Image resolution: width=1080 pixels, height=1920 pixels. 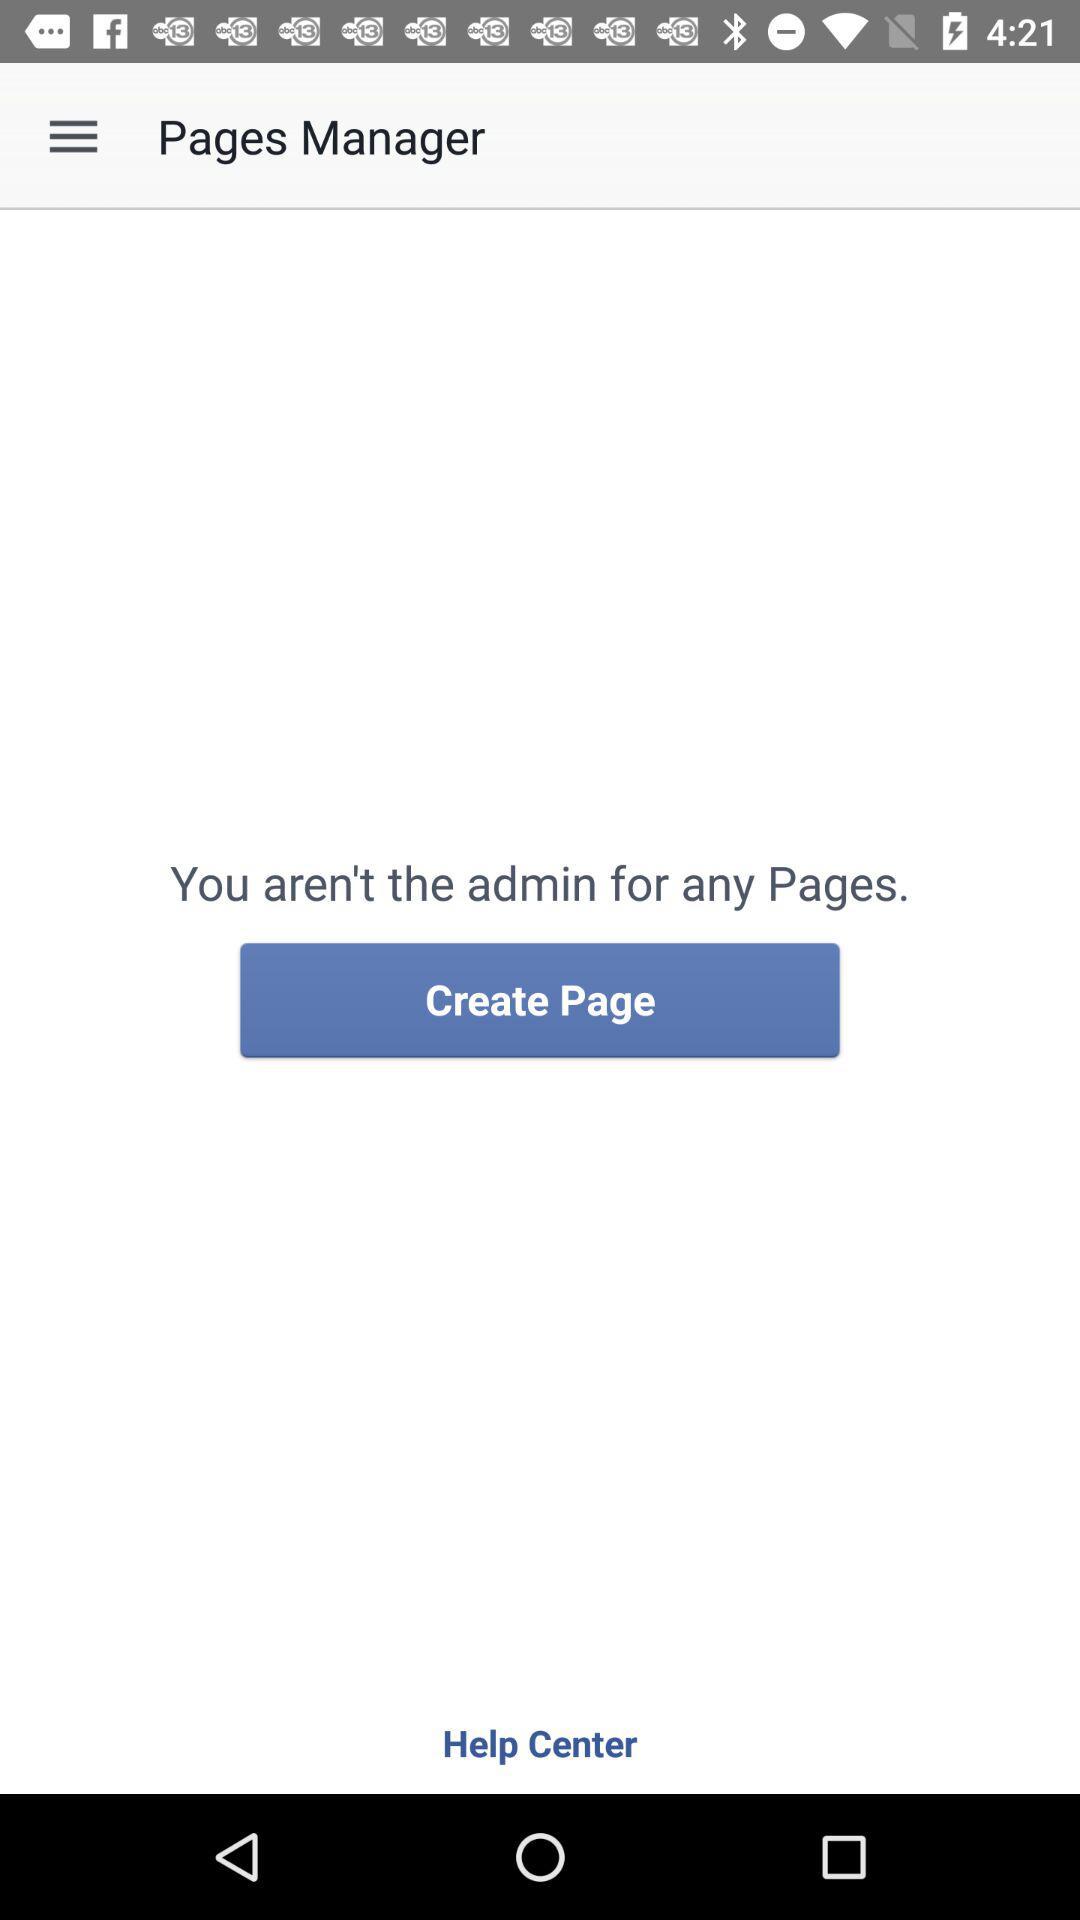 I want to click on icon above the help center item, so click(x=540, y=1001).